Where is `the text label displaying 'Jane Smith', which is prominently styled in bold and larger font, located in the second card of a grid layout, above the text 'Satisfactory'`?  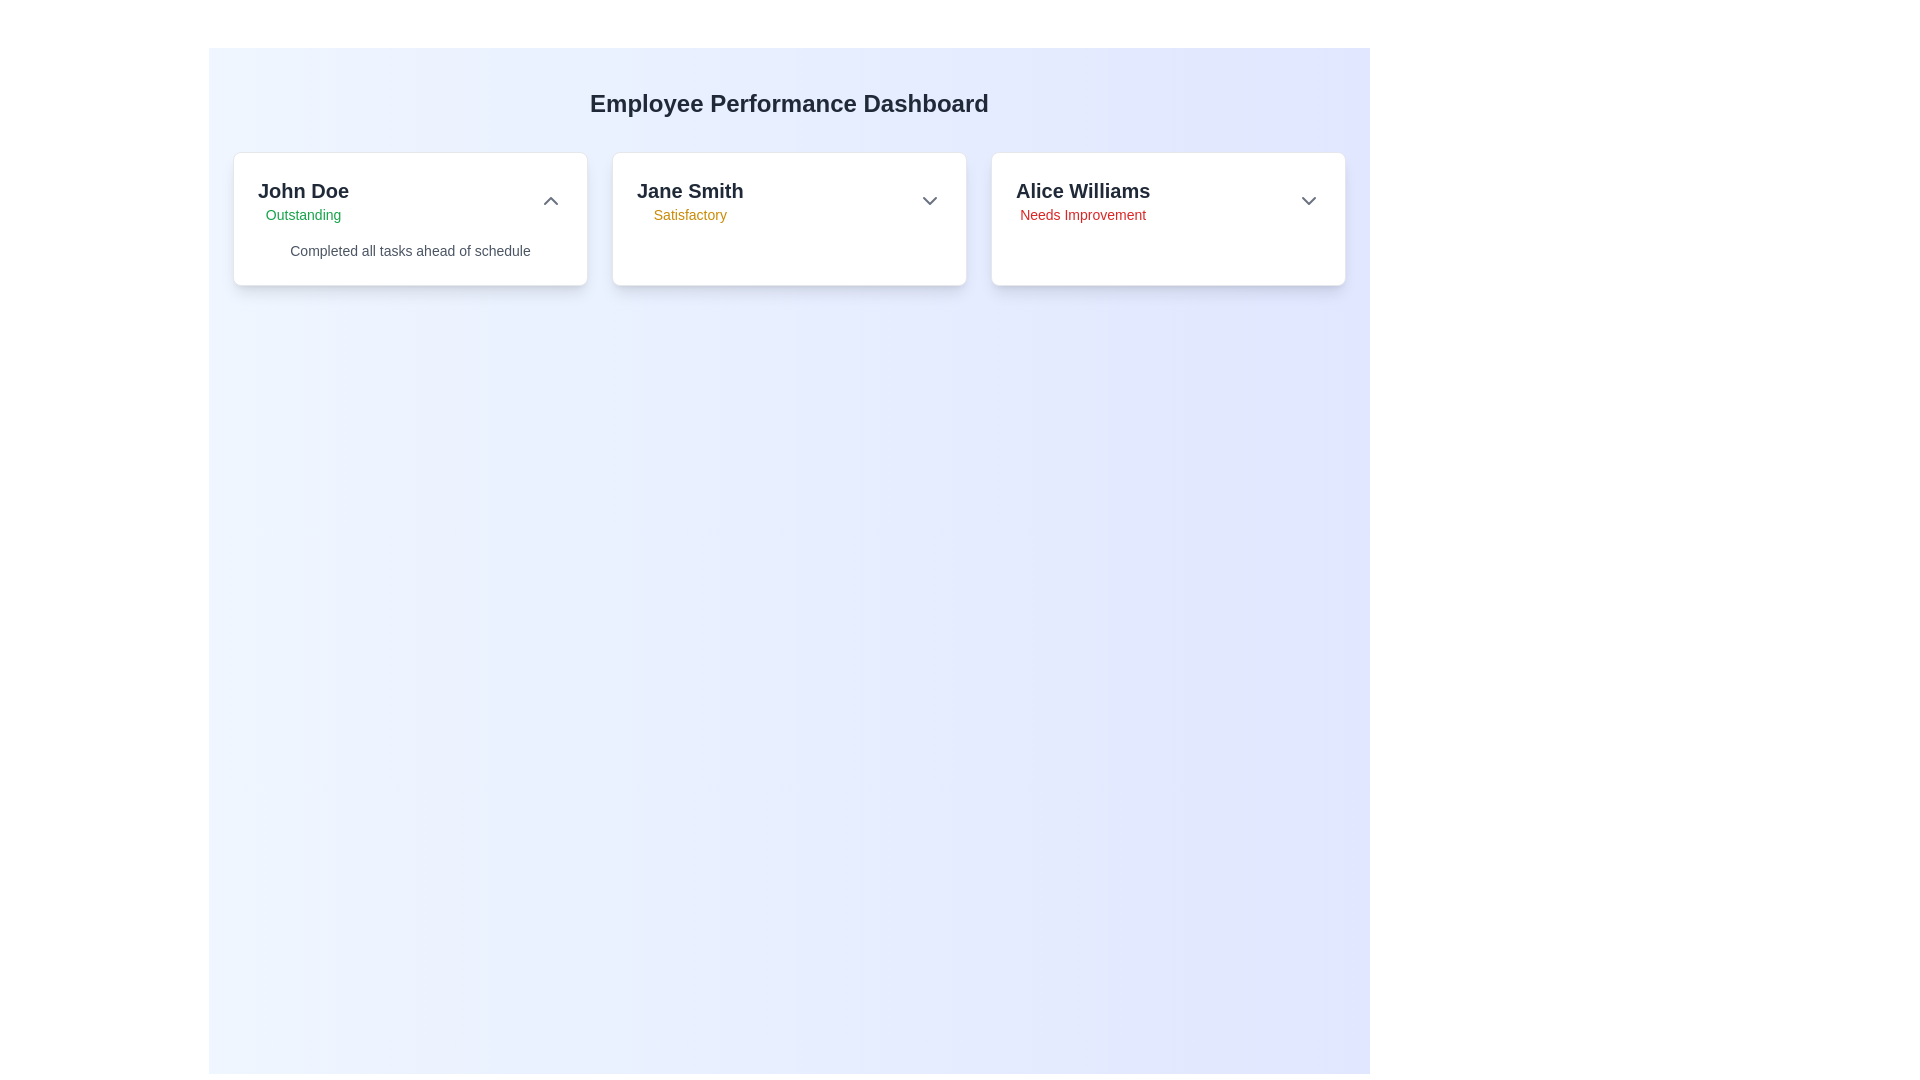 the text label displaying 'Jane Smith', which is prominently styled in bold and larger font, located in the second card of a grid layout, above the text 'Satisfactory' is located at coordinates (690, 191).